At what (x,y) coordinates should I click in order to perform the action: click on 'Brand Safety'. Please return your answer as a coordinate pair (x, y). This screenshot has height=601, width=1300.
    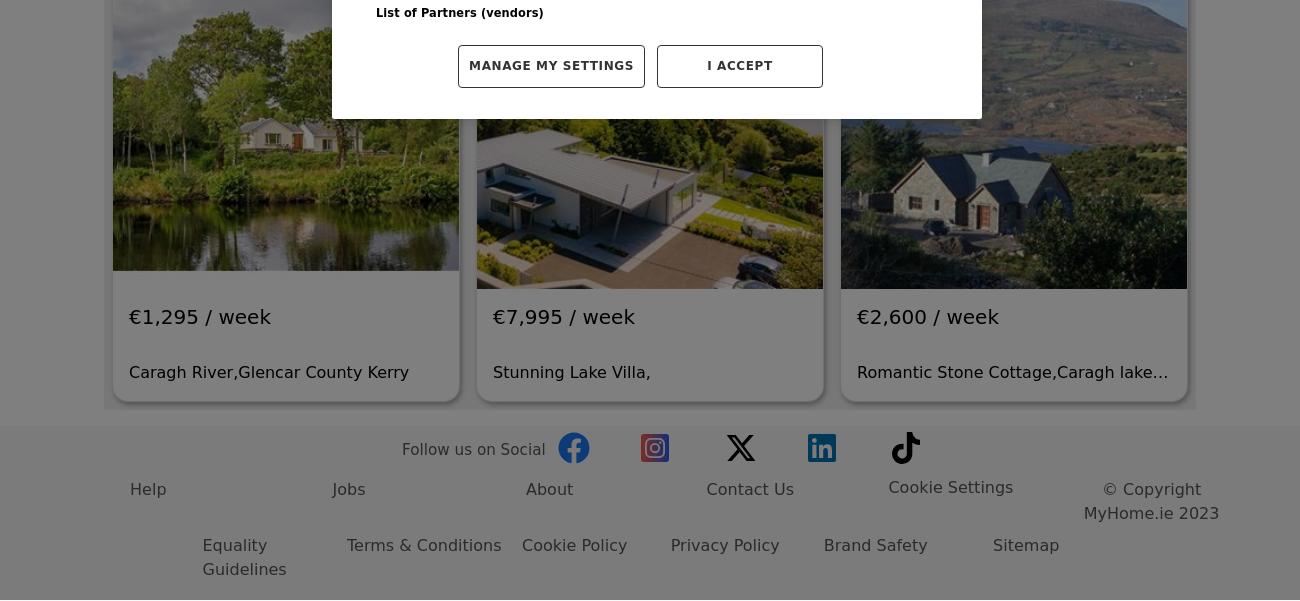
    Looking at the image, I should click on (823, 343).